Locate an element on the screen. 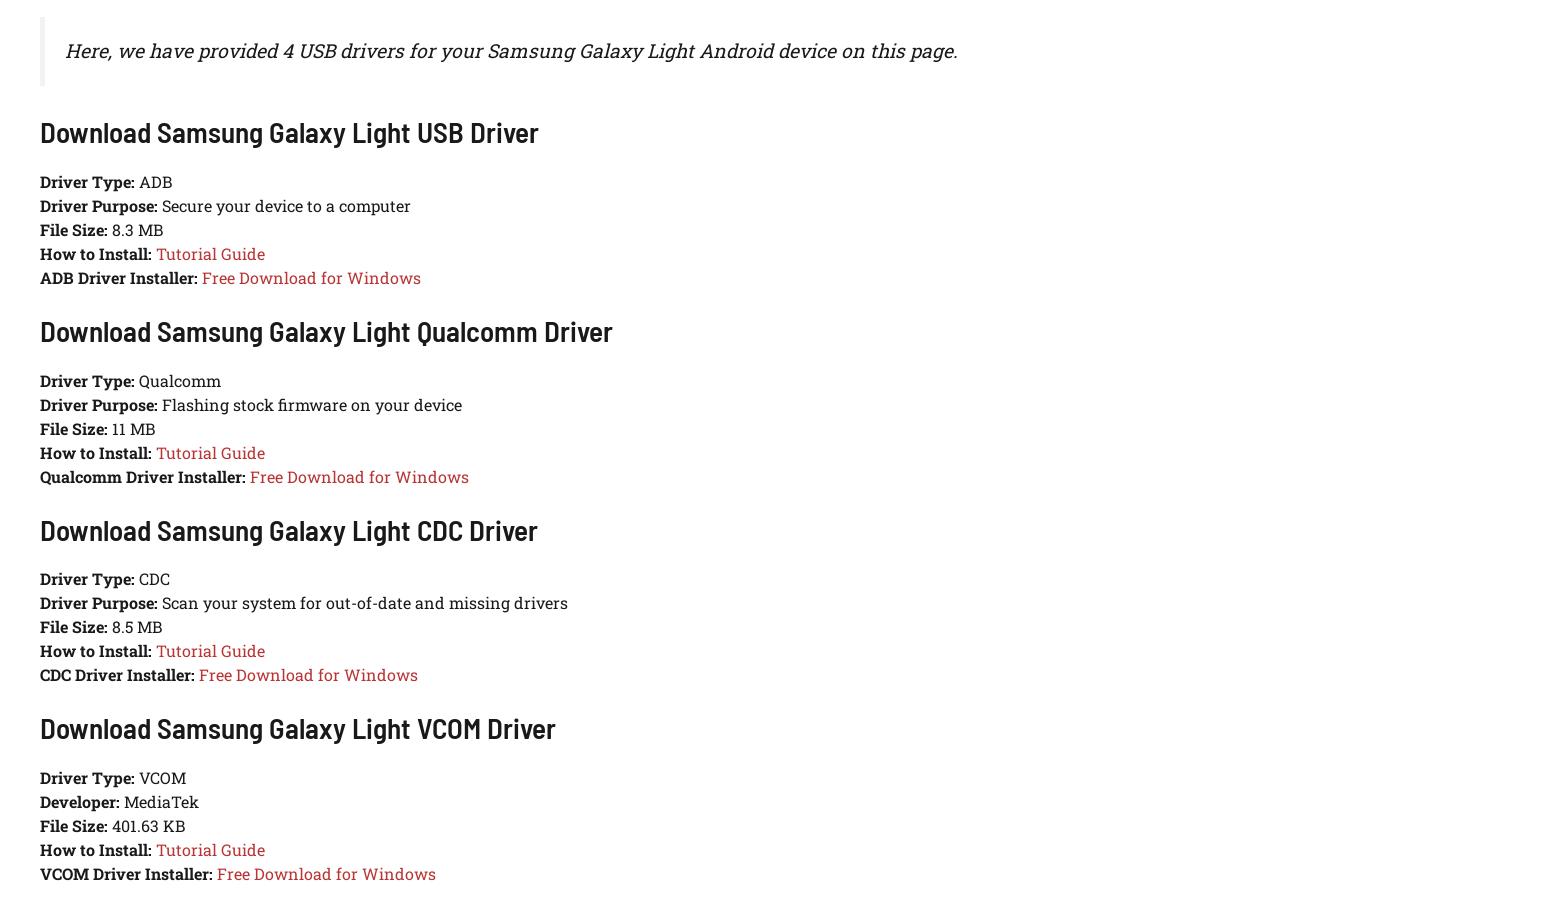 This screenshot has width=1550, height=903. 'Download Samsung Galaxy Light Qualcomm Driver' is located at coordinates (325, 329).